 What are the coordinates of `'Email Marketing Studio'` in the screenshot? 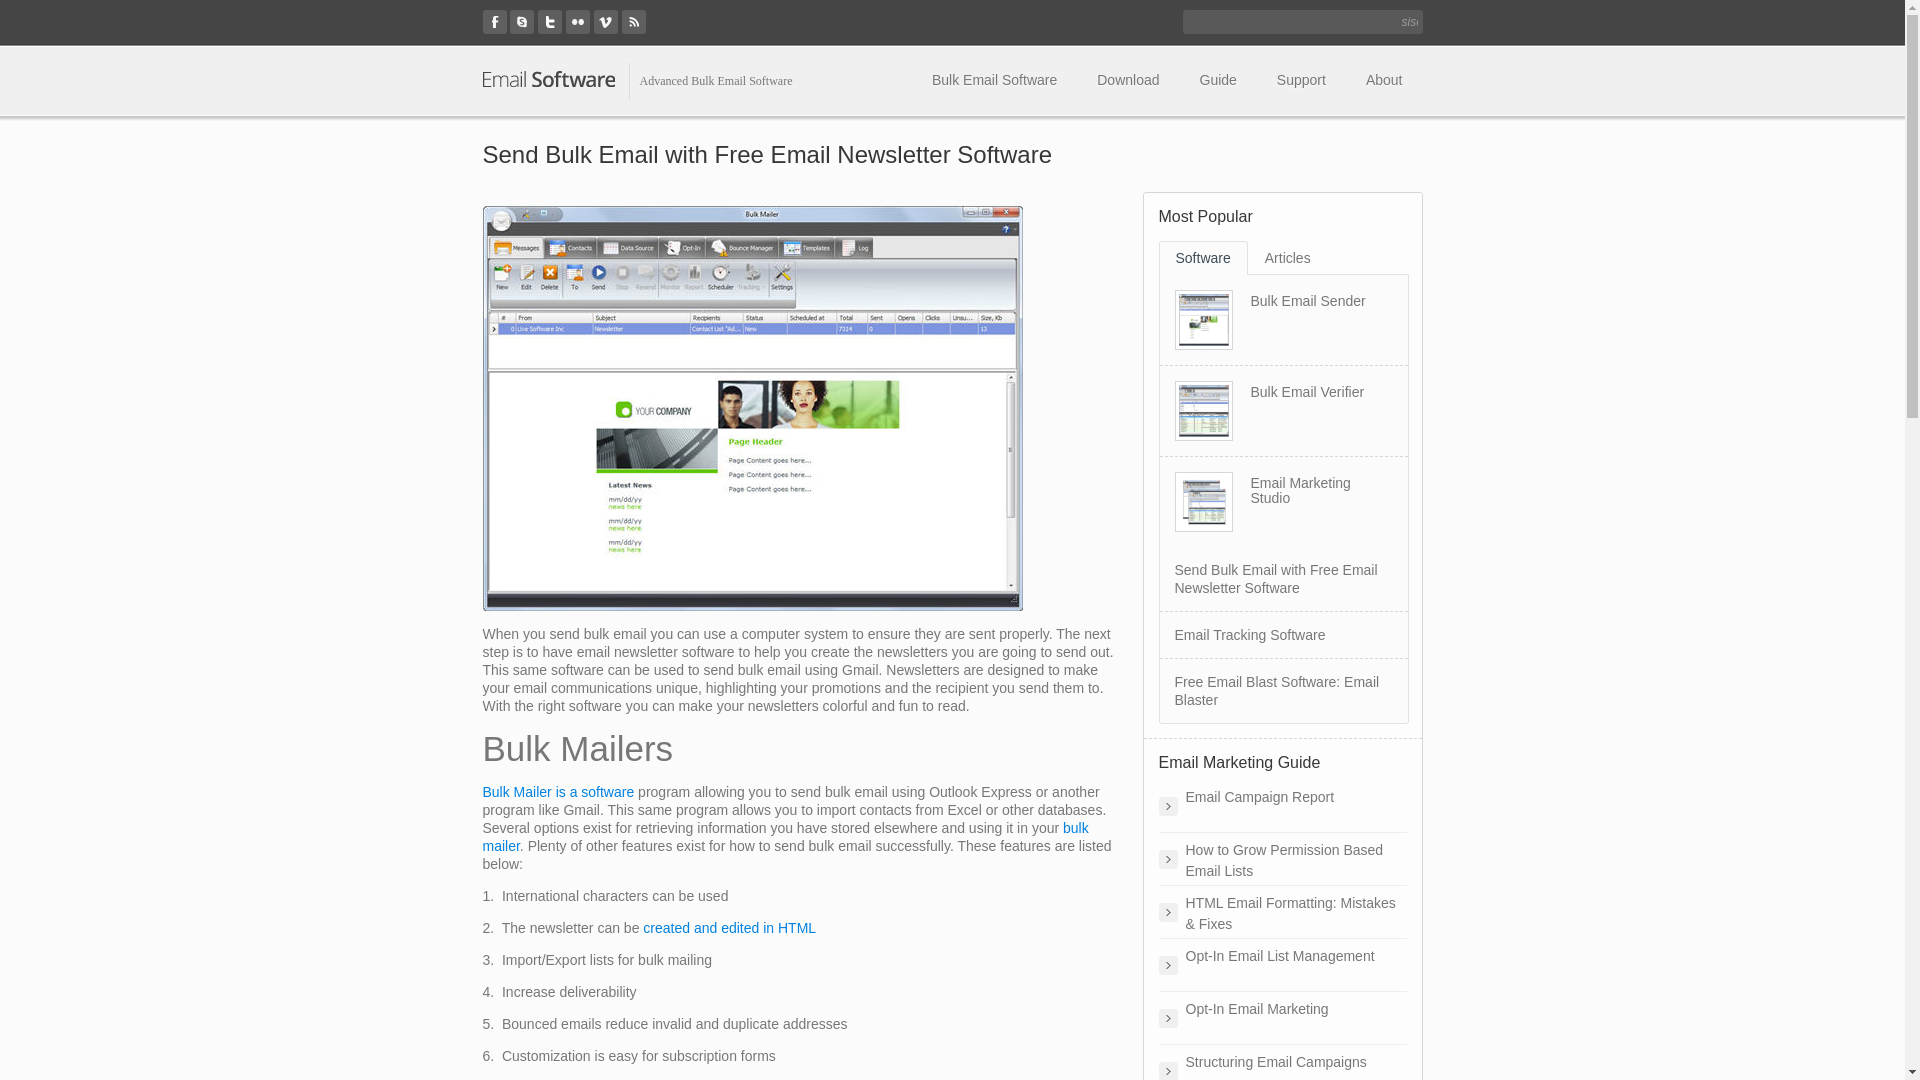 It's located at (1300, 490).